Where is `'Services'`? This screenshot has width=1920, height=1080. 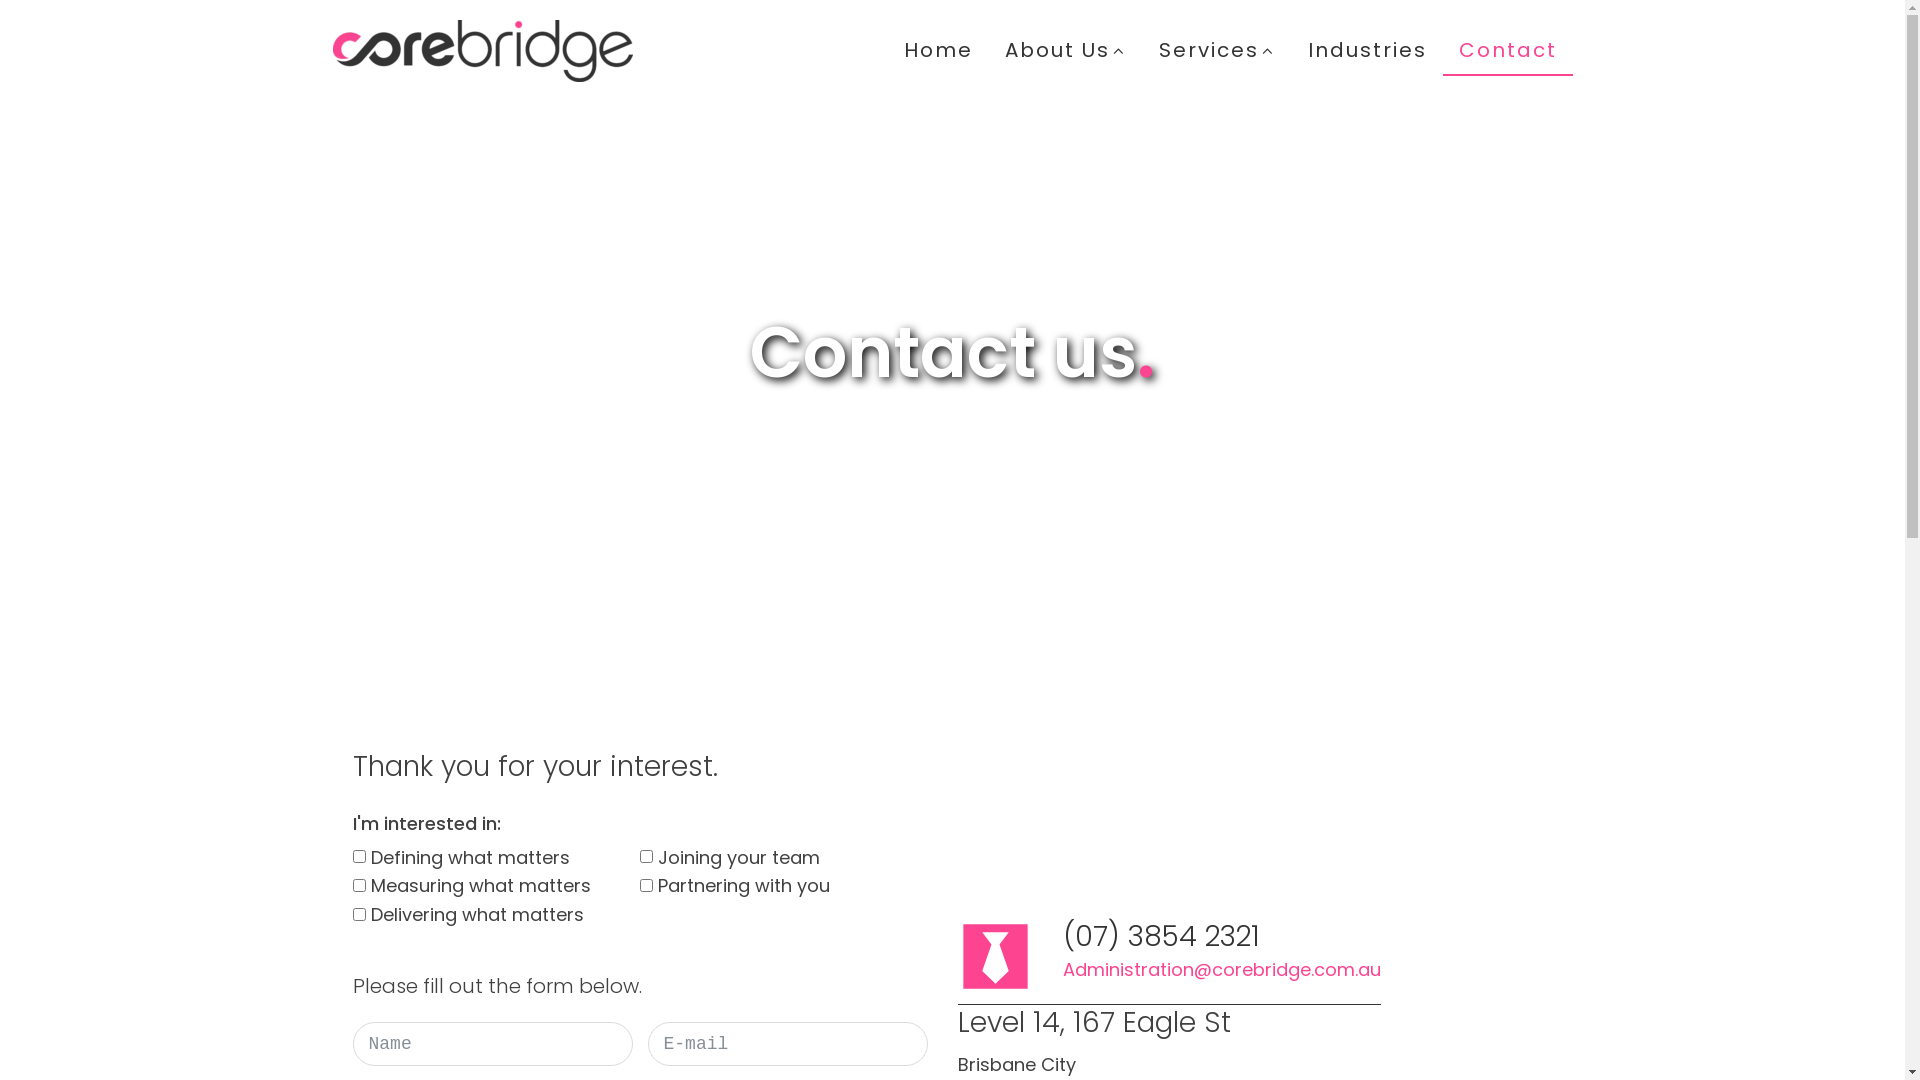
'Services' is located at coordinates (1216, 49).